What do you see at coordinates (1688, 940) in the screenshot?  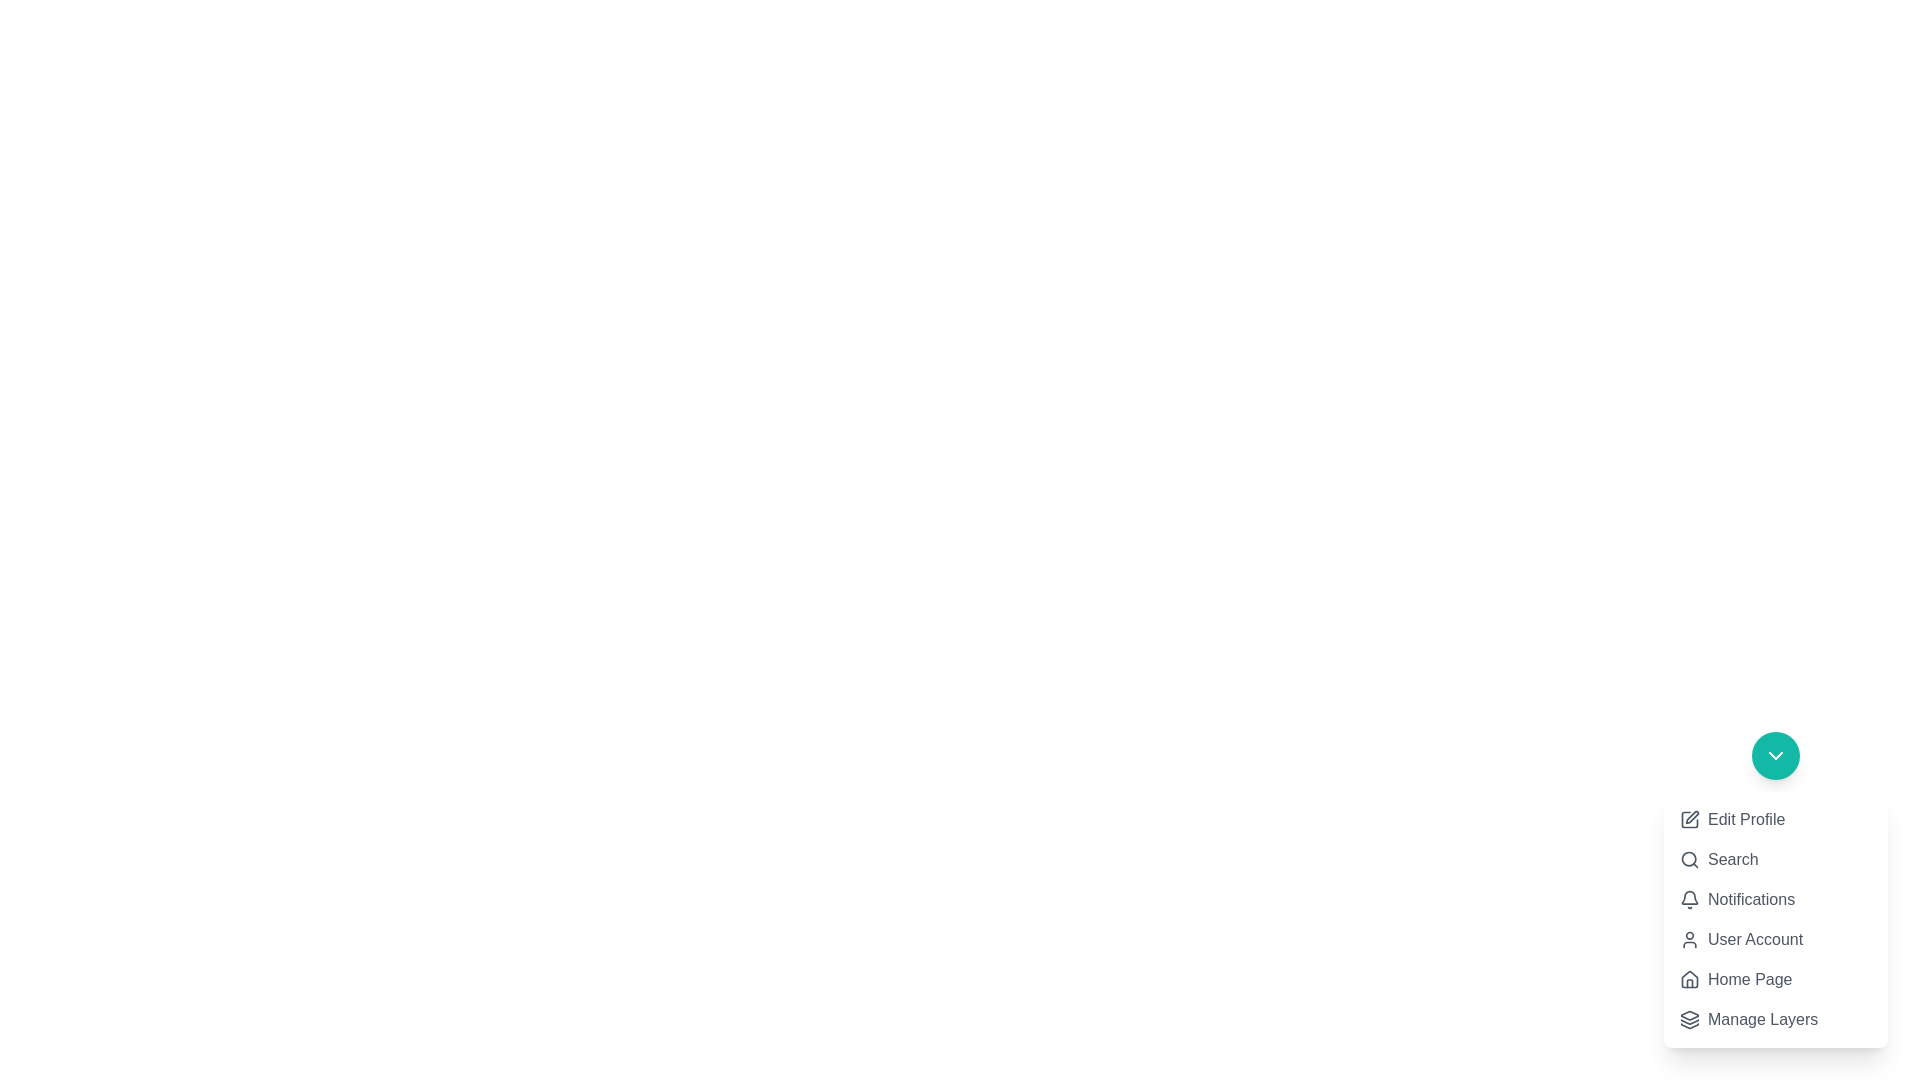 I see `the 'User Account' icon` at bounding box center [1688, 940].